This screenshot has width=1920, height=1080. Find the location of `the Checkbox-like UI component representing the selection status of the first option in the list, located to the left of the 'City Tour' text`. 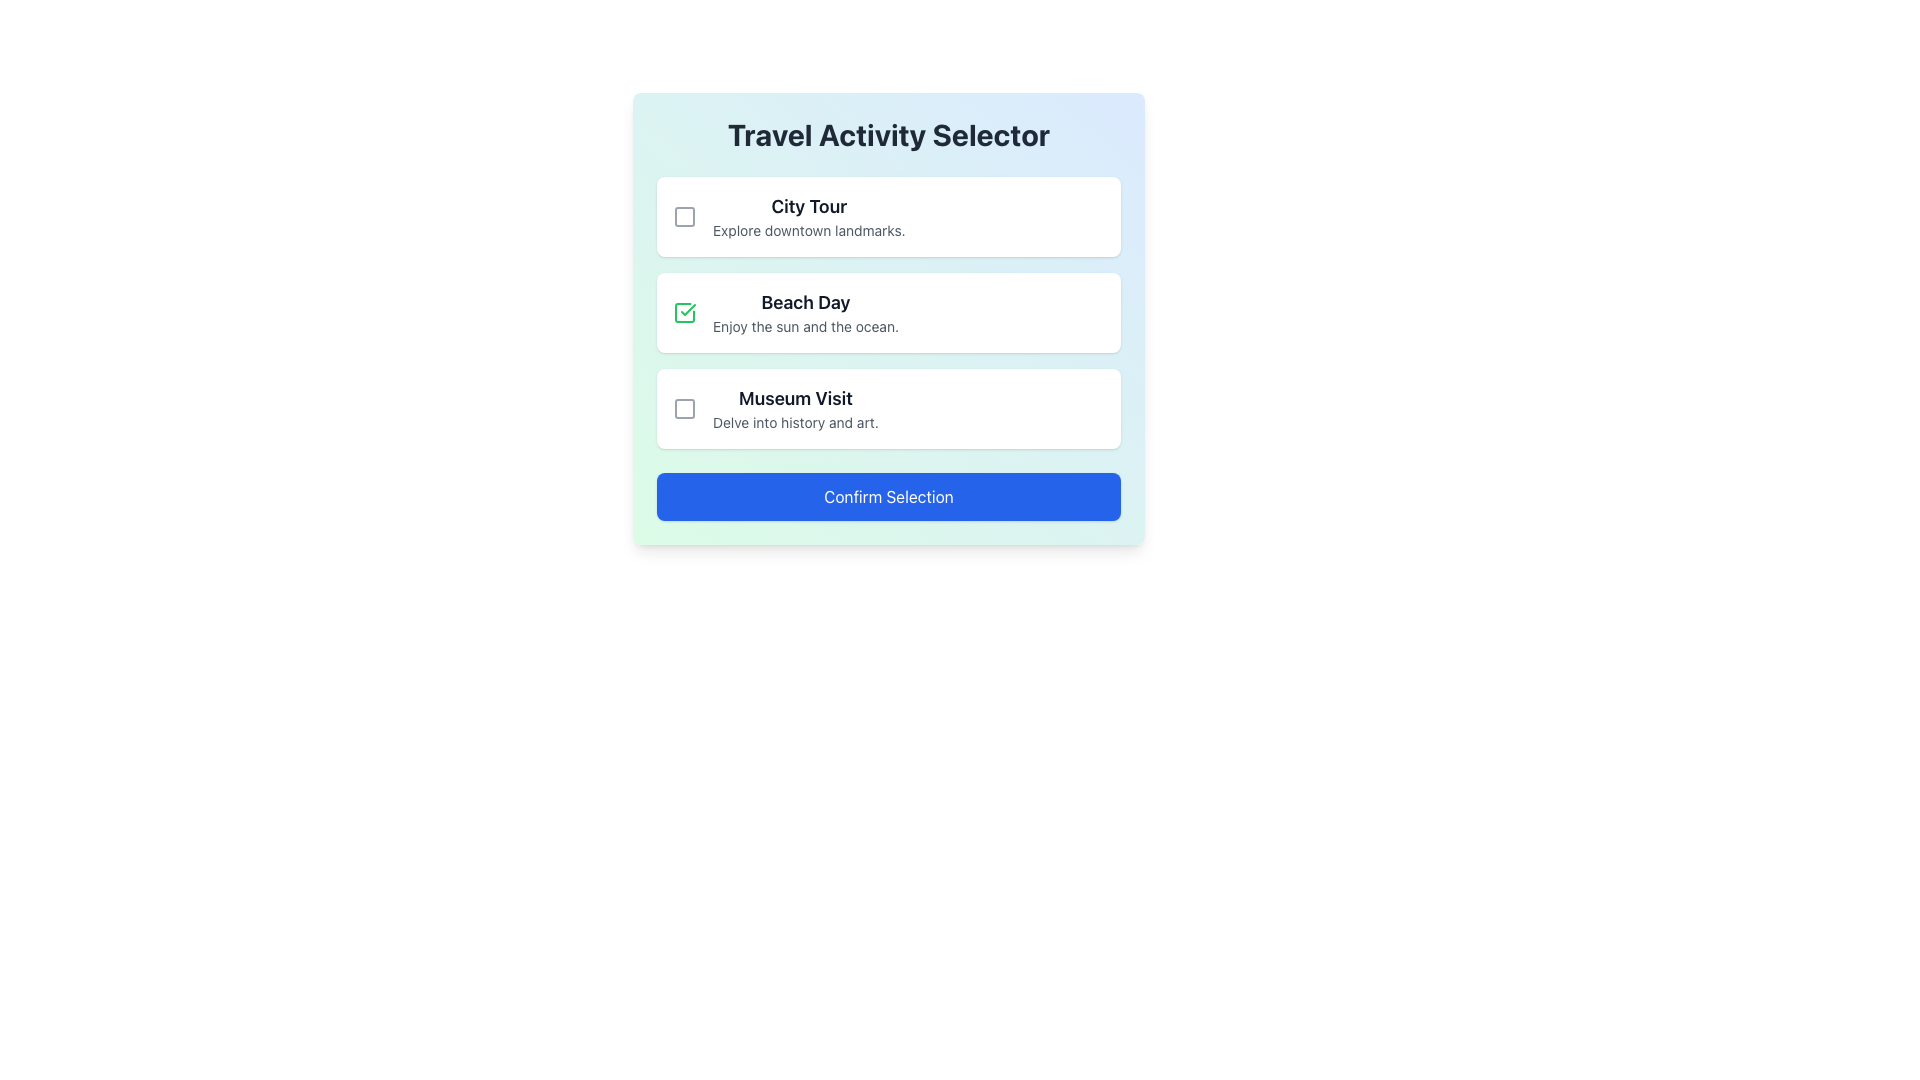

the Checkbox-like UI component representing the selection status of the first option in the list, located to the left of the 'City Tour' text is located at coordinates (685, 216).